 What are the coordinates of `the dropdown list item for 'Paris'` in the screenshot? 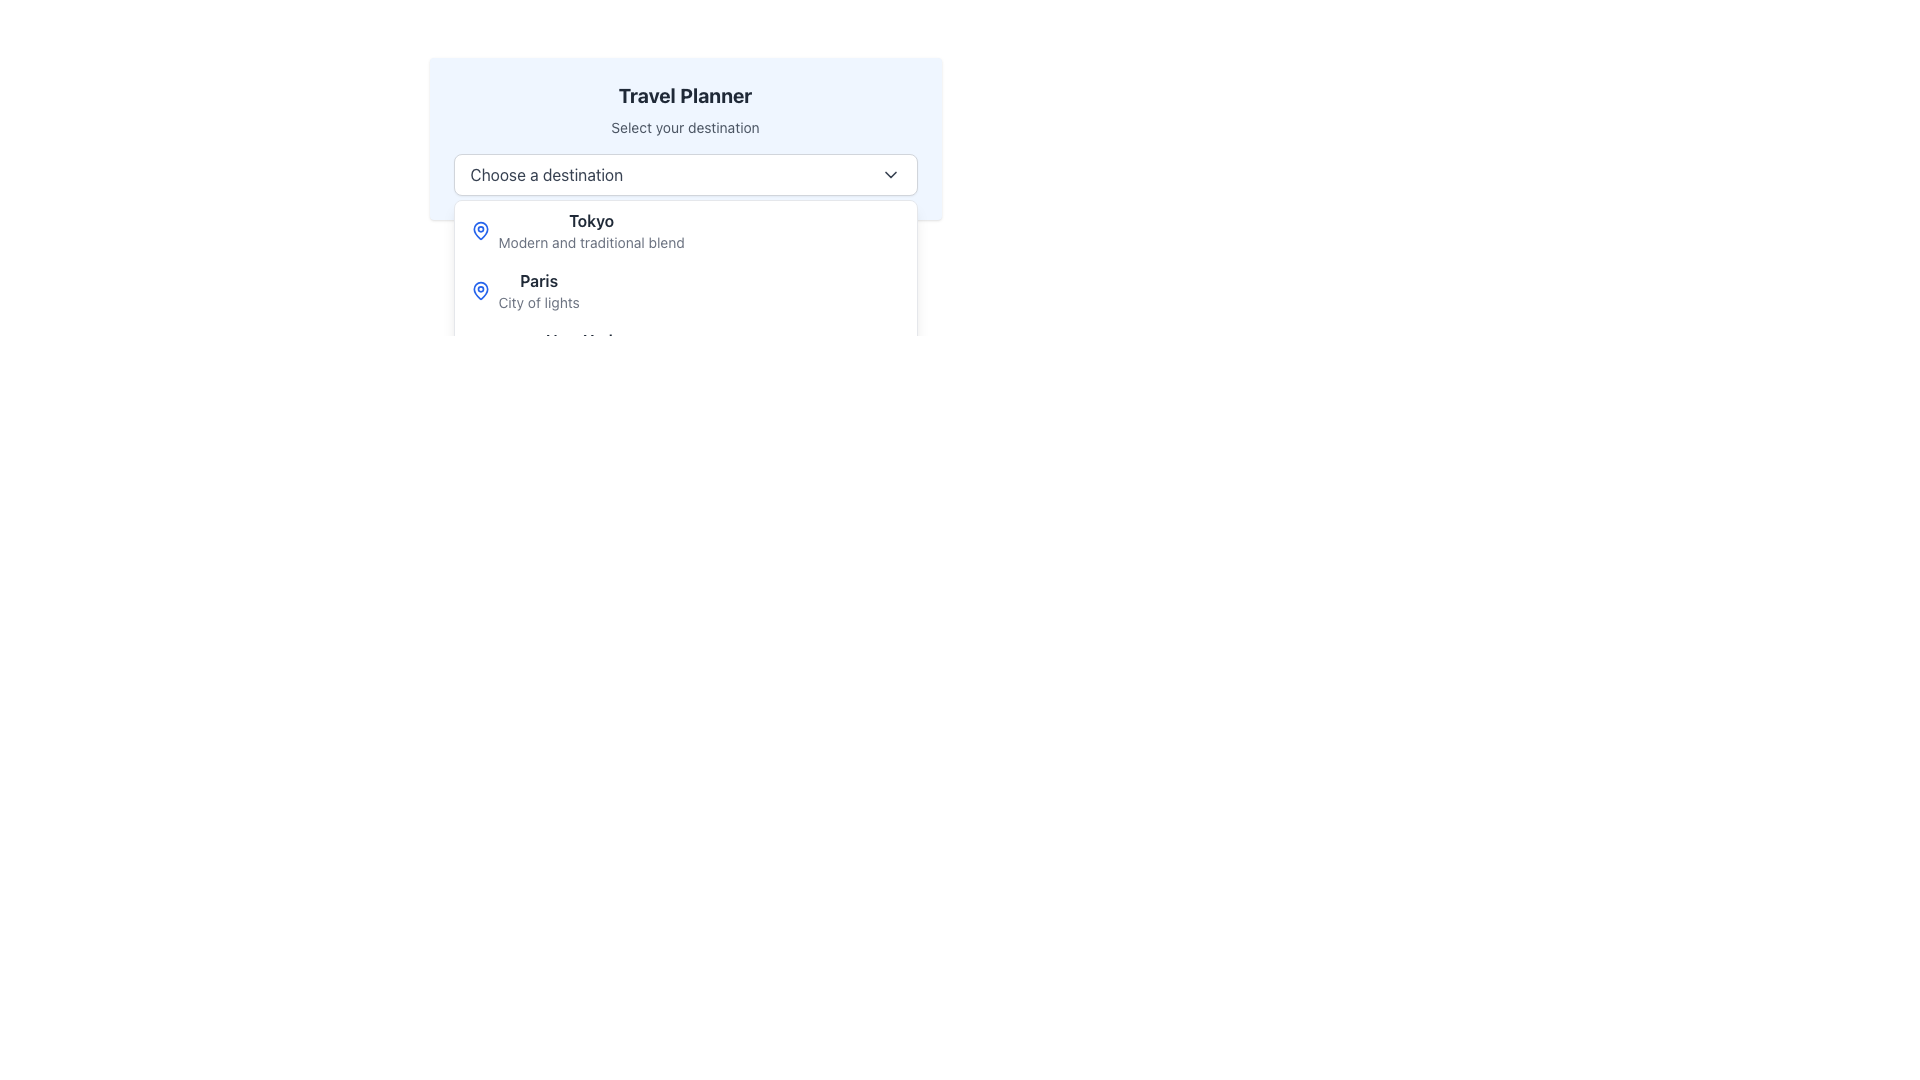 It's located at (685, 290).